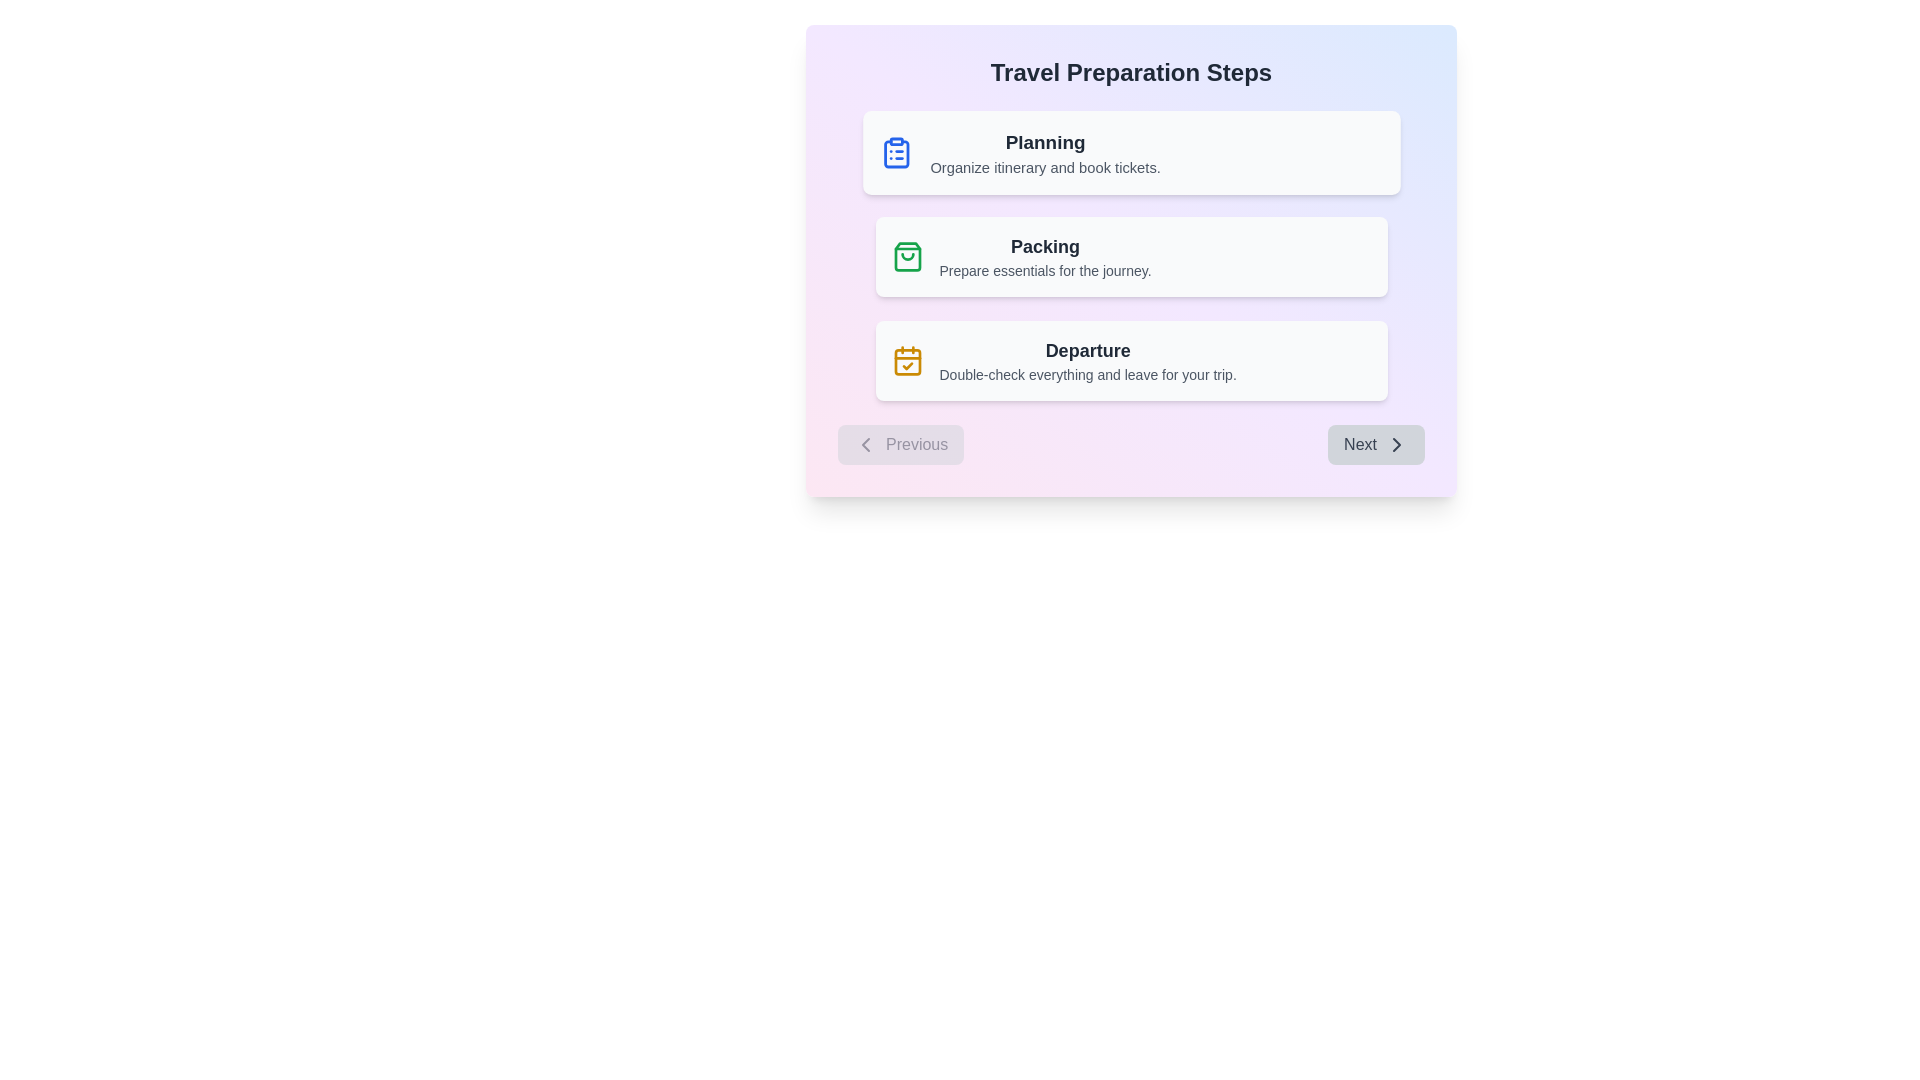 The image size is (1920, 1080). I want to click on the static text element that provides a detailed description of the 'Planning' step, located in the topmost card of a vertical list of three cards, so click(1044, 166).